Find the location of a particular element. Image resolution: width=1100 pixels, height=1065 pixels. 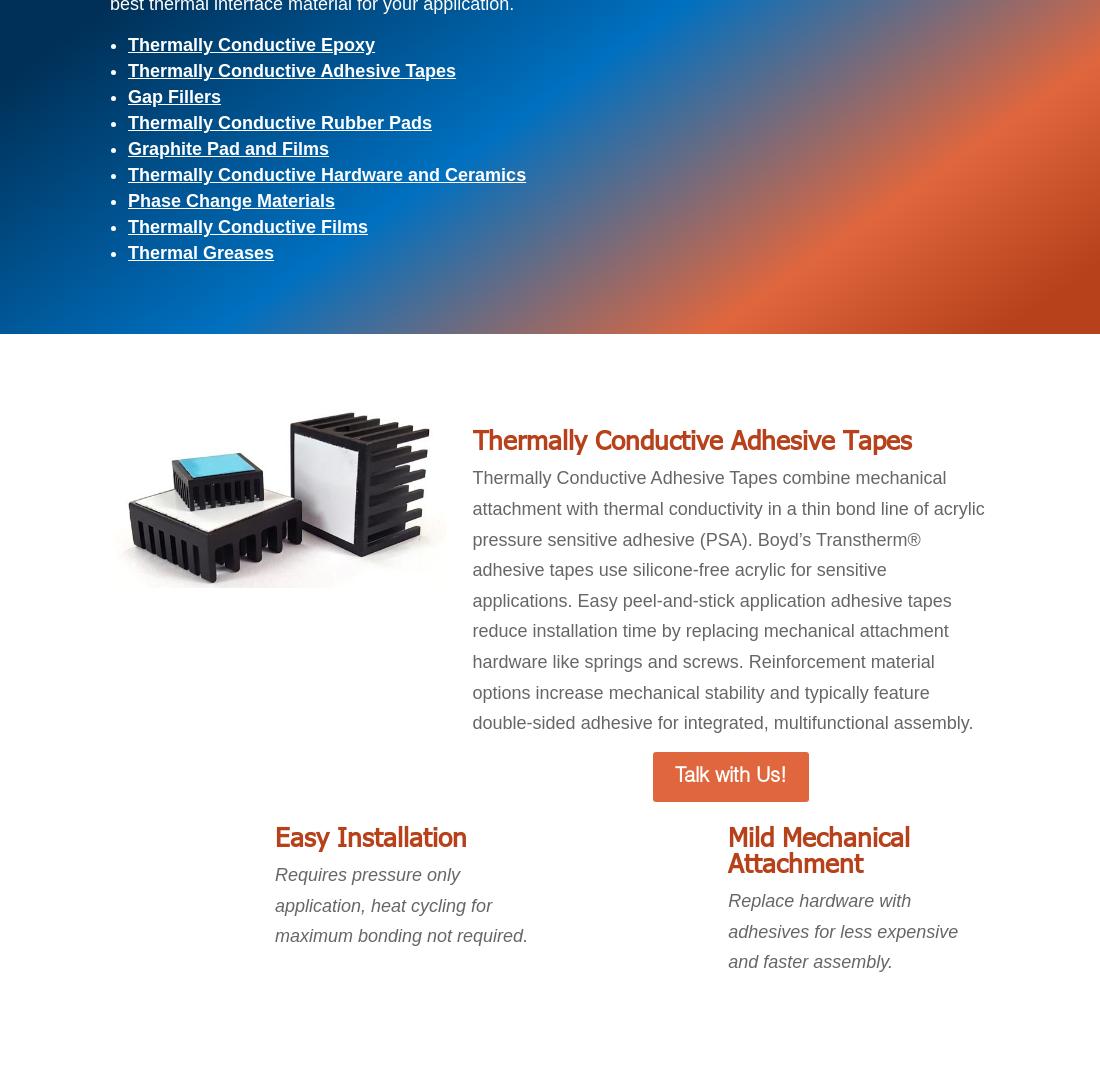

'Replace hardware with adhesives for less expensive and faster assembly.' is located at coordinates (842, 931).